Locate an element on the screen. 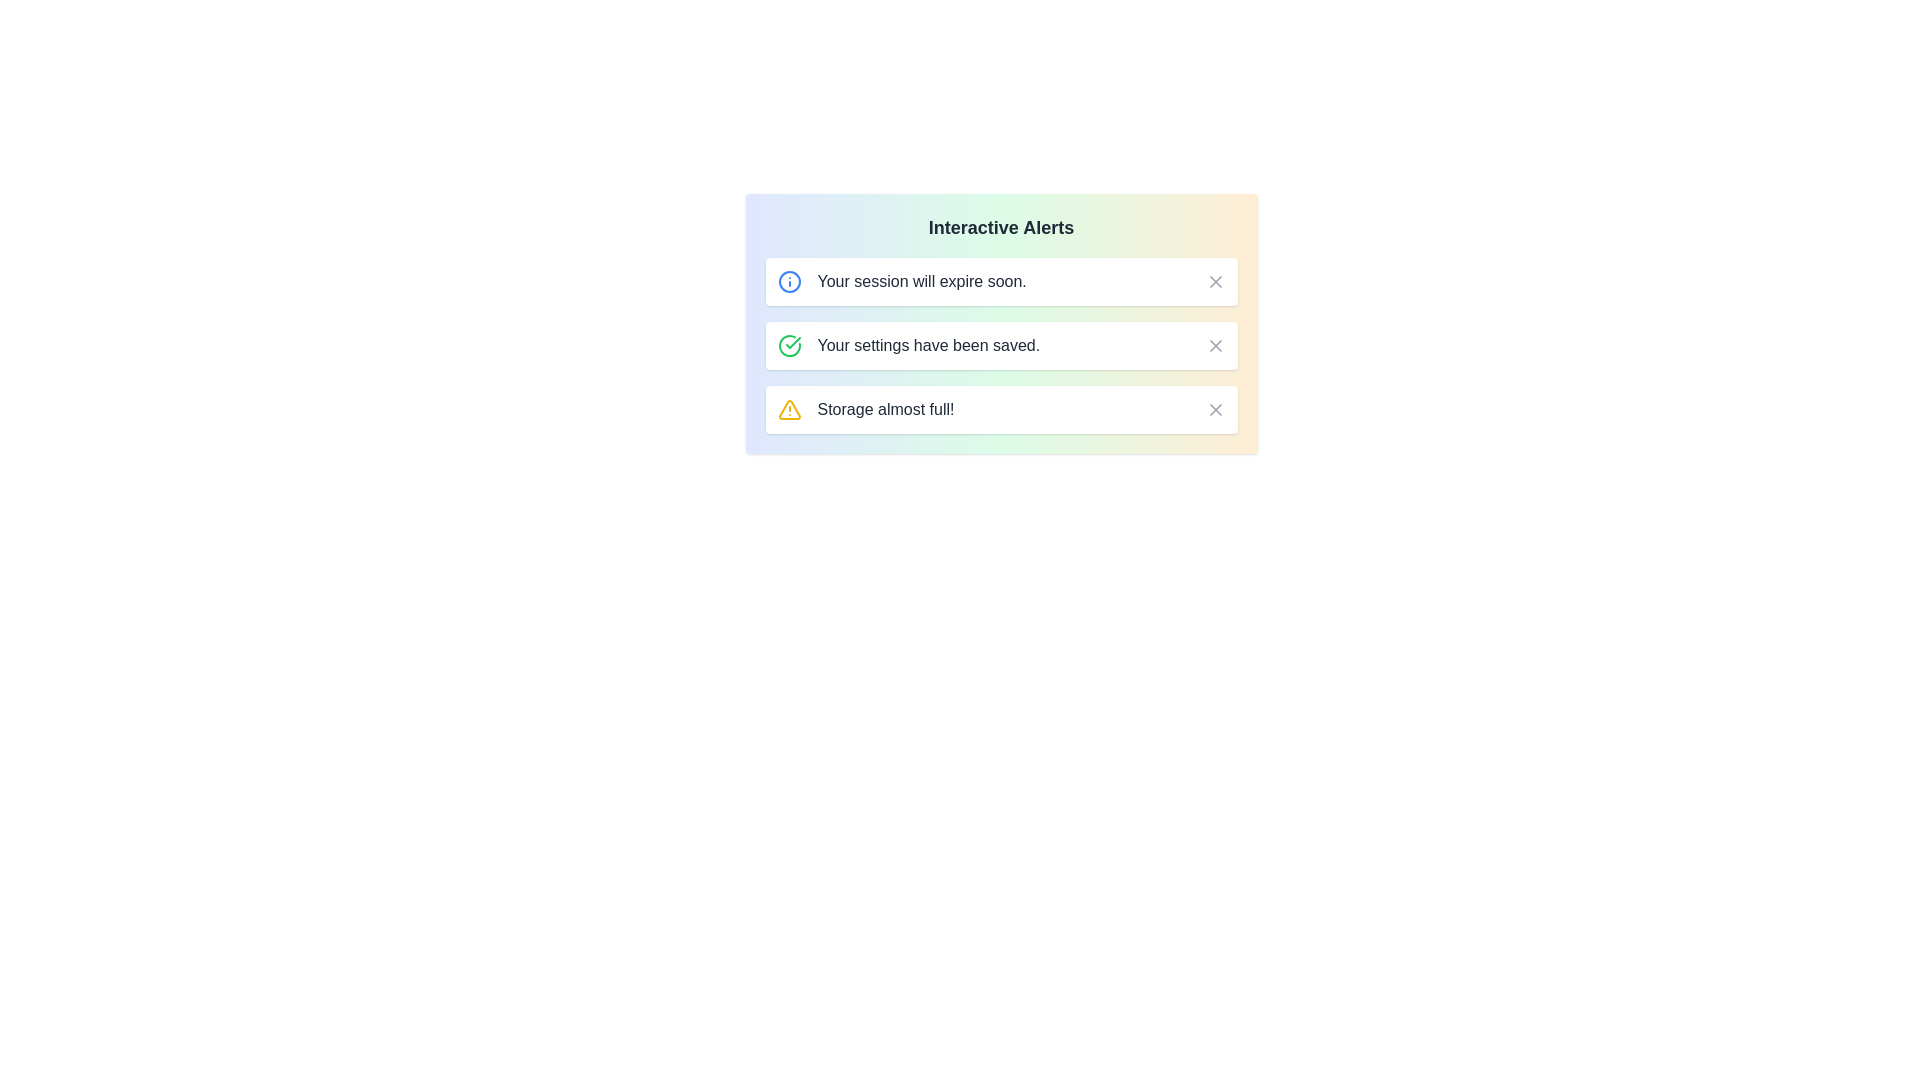  the green circular icon containing a check mark, which indicates that settings have been saved is located at coordinates (788, 345).